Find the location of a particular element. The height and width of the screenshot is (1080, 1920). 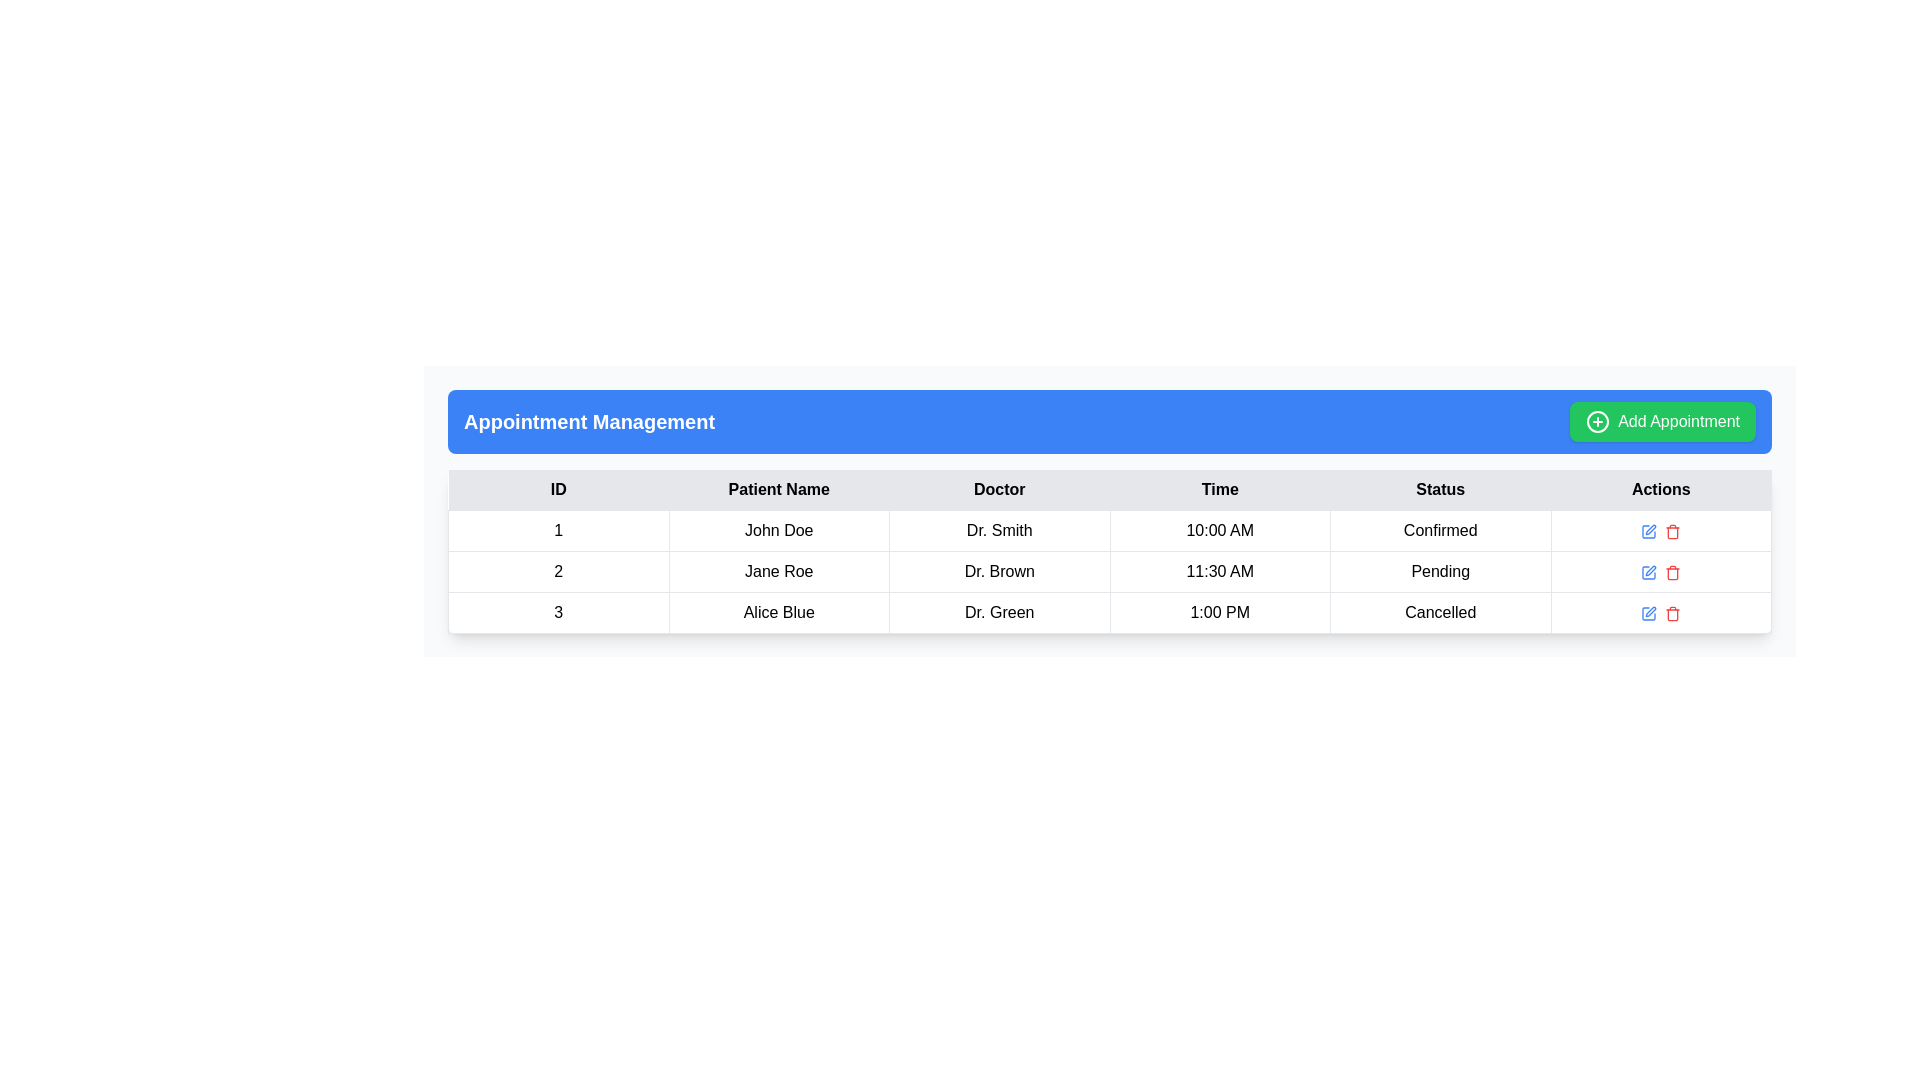

the icon button on the right side of the third row in the 'Actions' column to initiate editing for the entry associated with 'Alice Blue' and 'Dr. Green' is located at coordinates (1649, 612).